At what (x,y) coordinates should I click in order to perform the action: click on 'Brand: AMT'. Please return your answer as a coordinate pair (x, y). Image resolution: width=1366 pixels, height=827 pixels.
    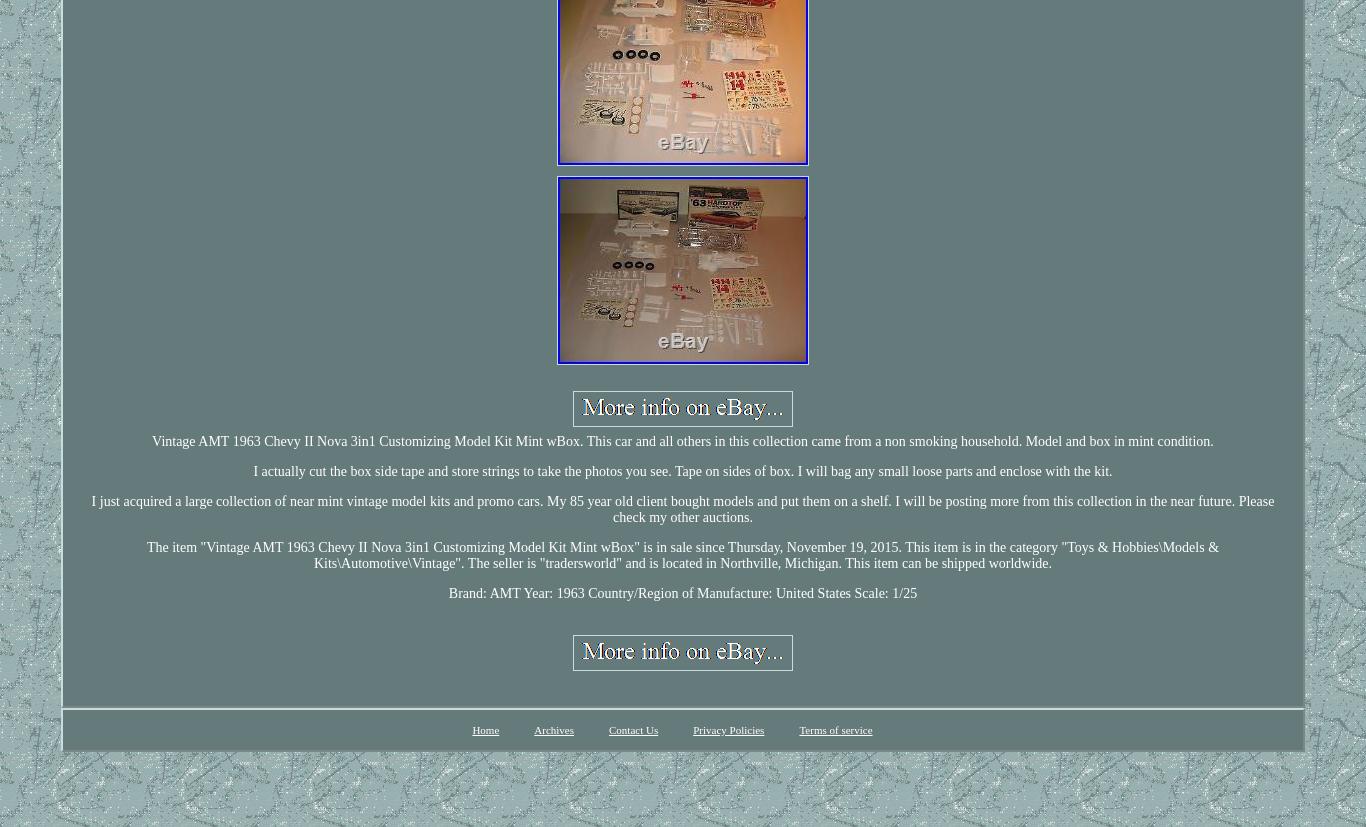
    Looking at the image, I should click on (483, 592).